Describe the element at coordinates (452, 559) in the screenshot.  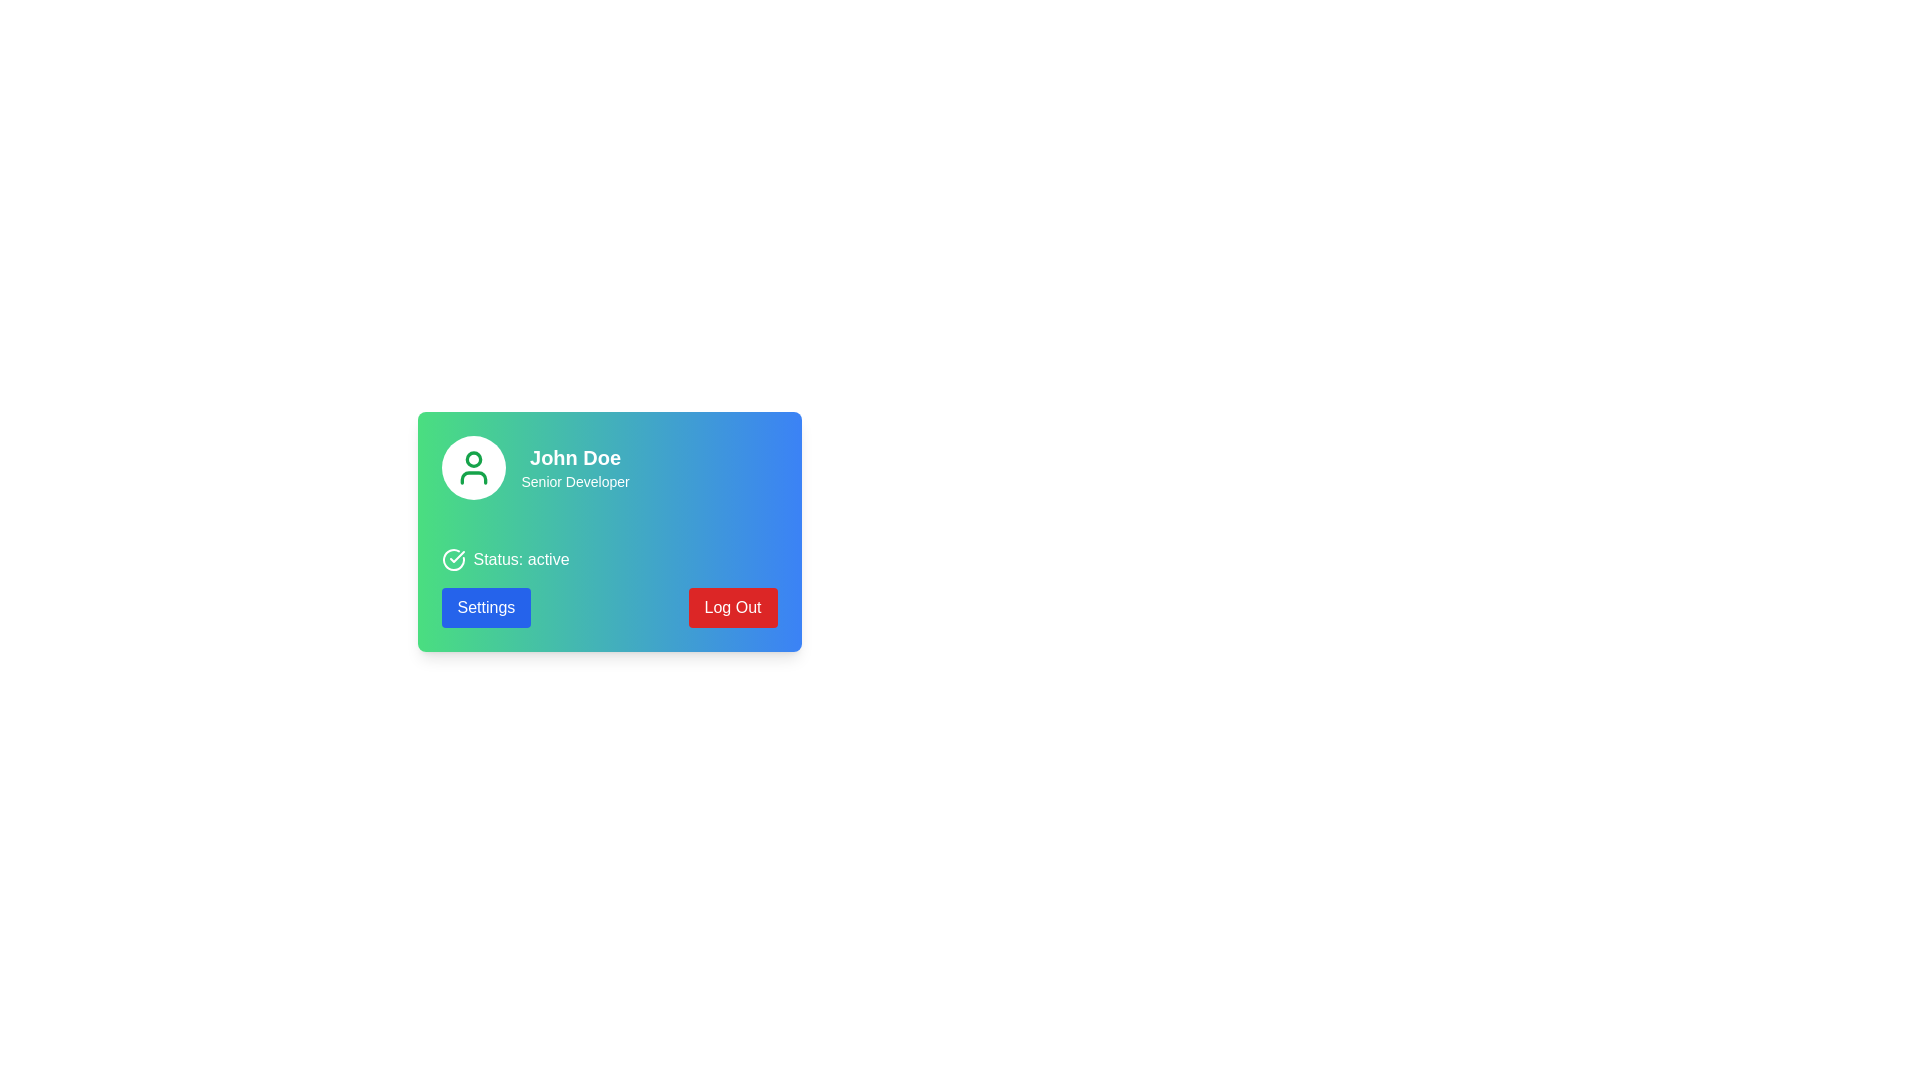
I see `the circular outline SVG graphic icon featuring a stylized checkmark, located in the status information section of the user profile card, to the left of the 'Status: active' label` at that location.